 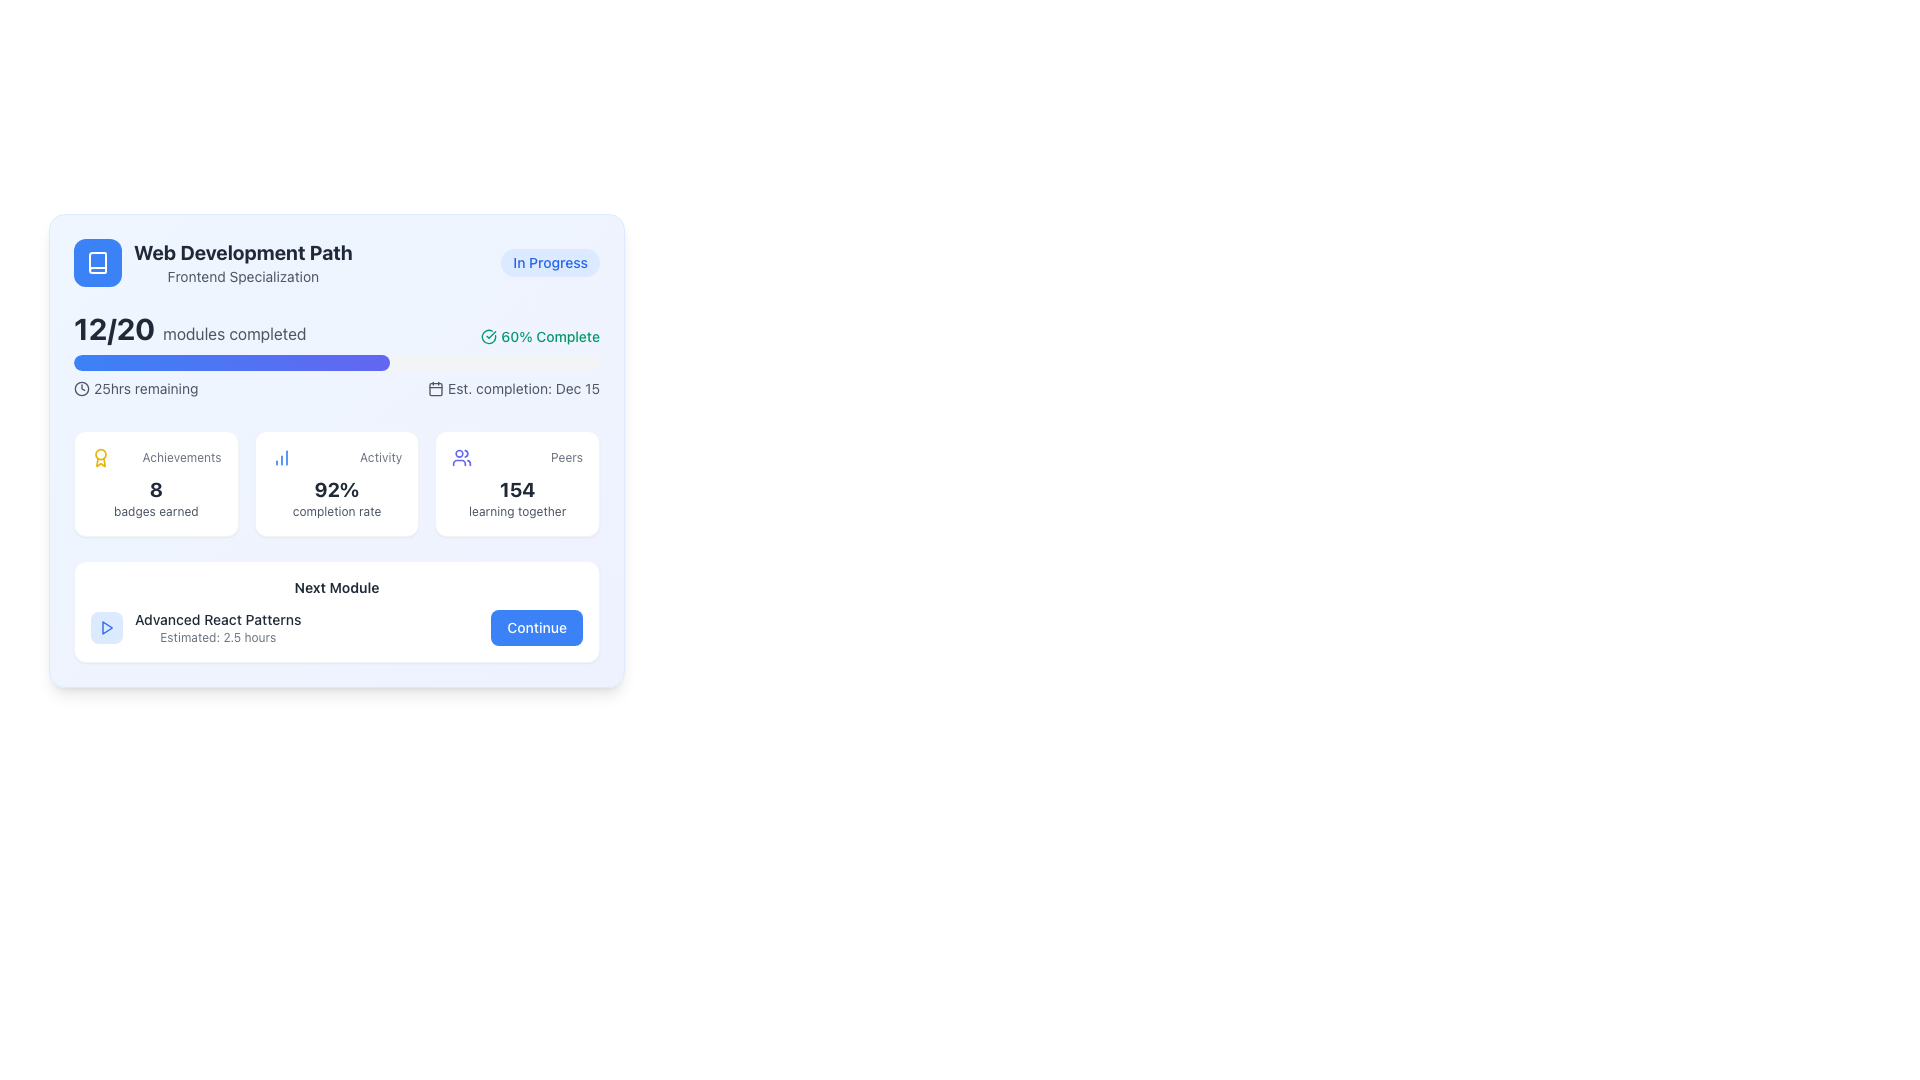 I want to click on the Header section of the card that contains the course title, specialization, and current status, which is located in the upper-left corner of the card layout, so click(x=336, y=261).